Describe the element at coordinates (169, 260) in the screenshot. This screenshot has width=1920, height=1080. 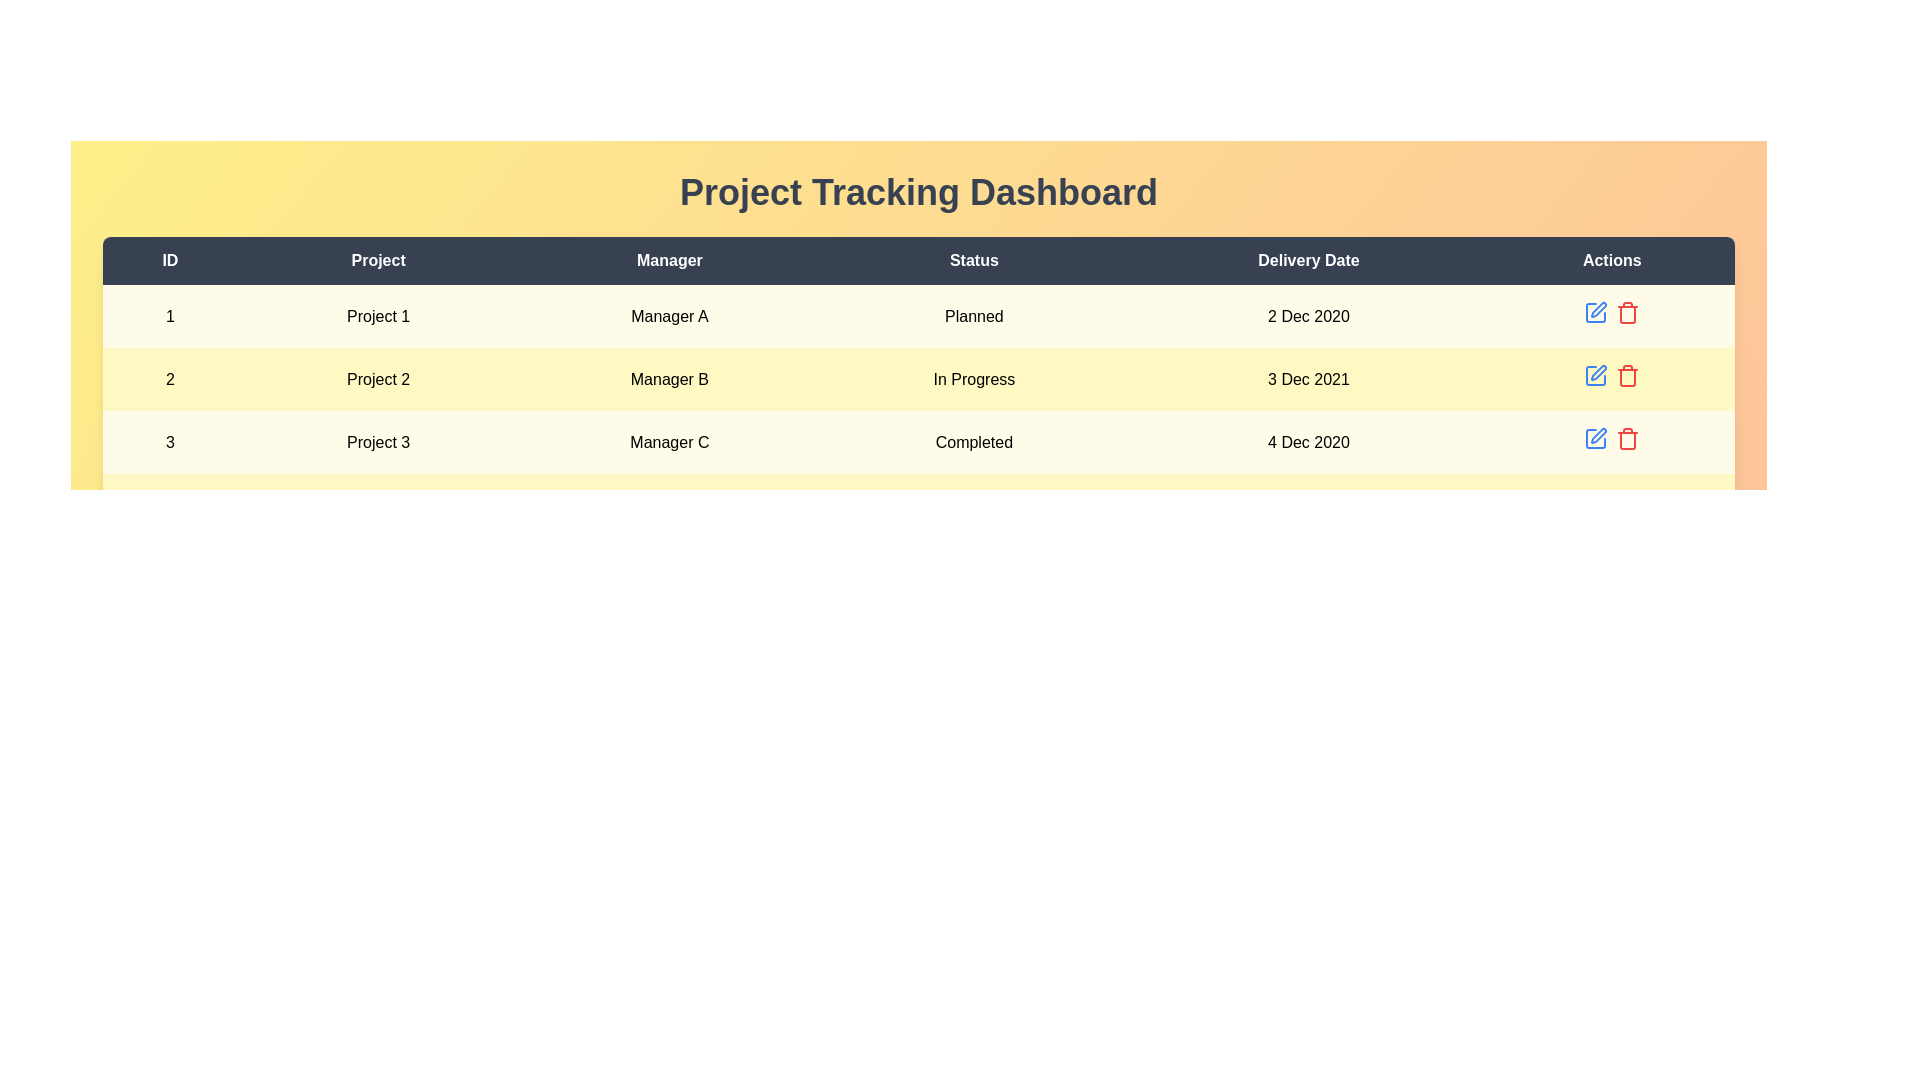
I see `the column header ID to sort the projects` at that location.